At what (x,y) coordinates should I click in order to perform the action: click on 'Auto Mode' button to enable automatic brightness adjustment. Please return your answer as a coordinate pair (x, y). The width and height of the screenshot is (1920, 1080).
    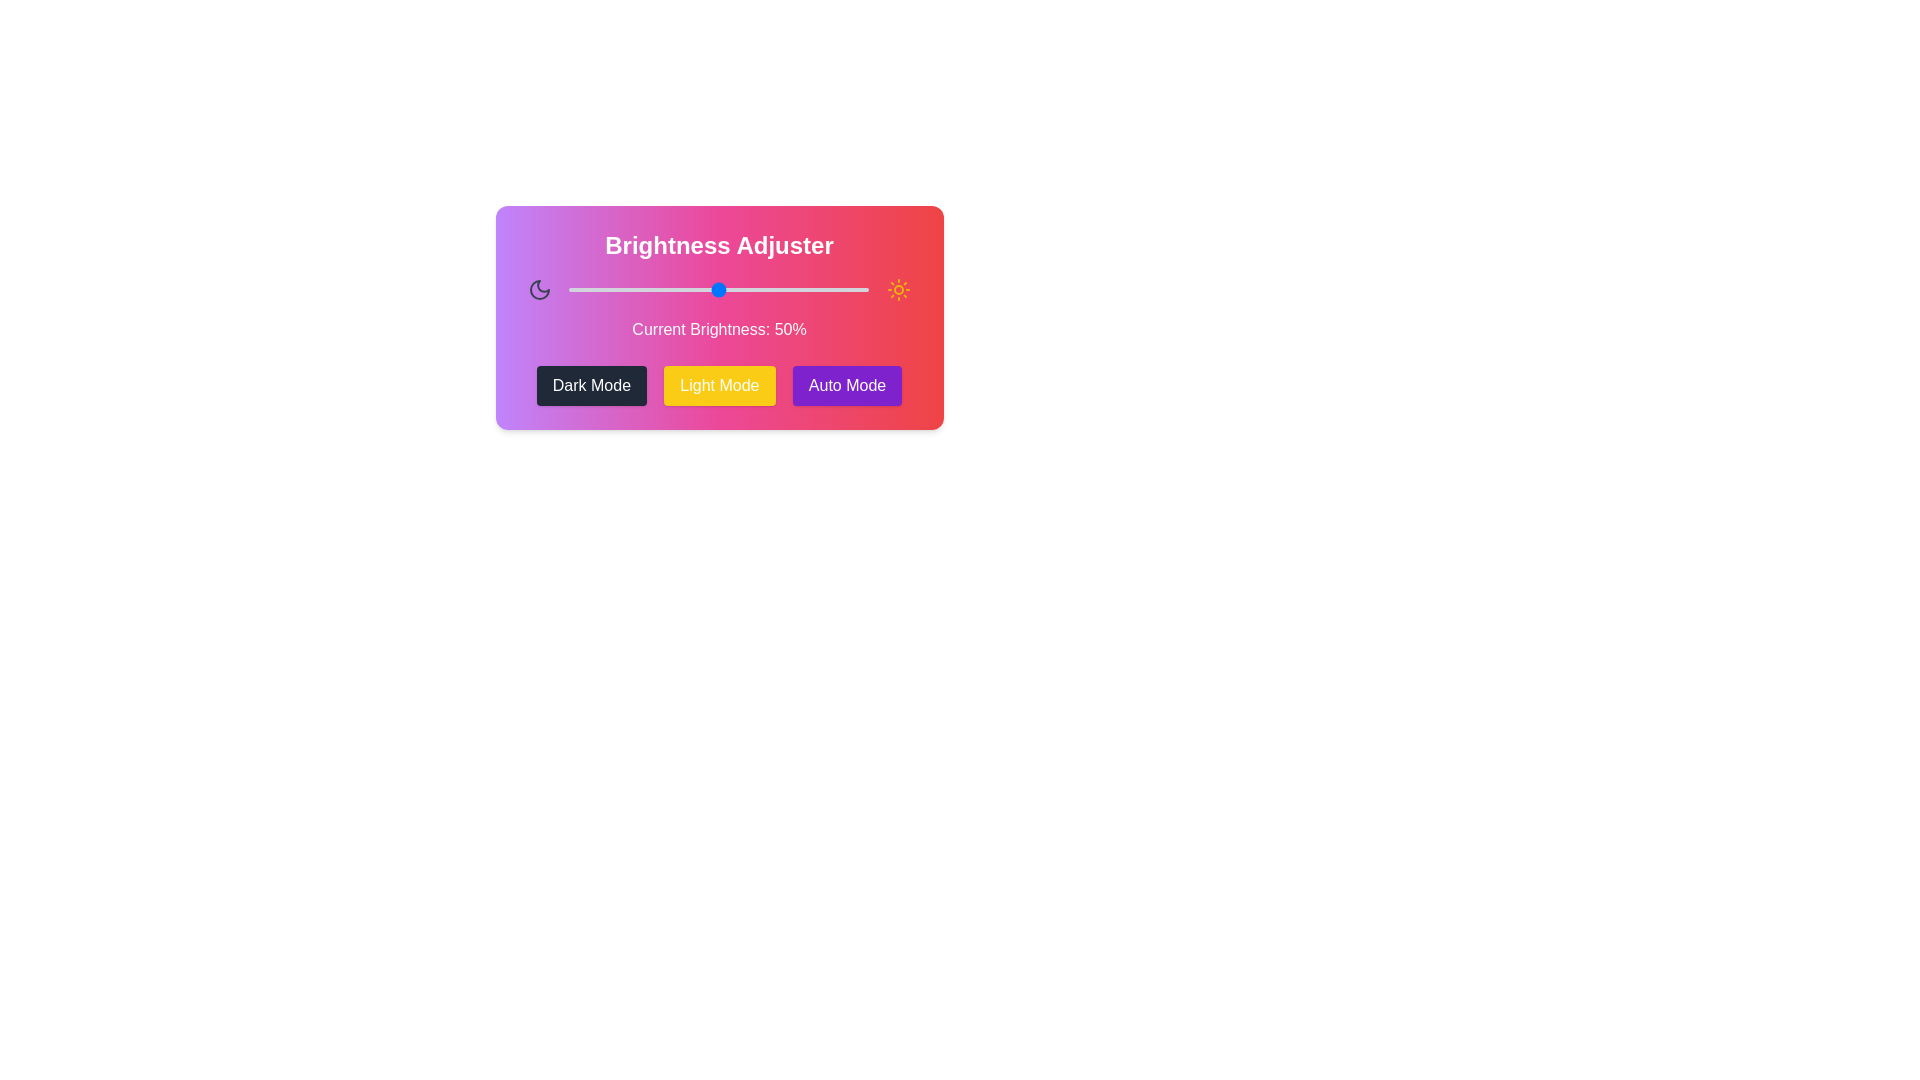
    Looking at the image, I should click on (847, 385).